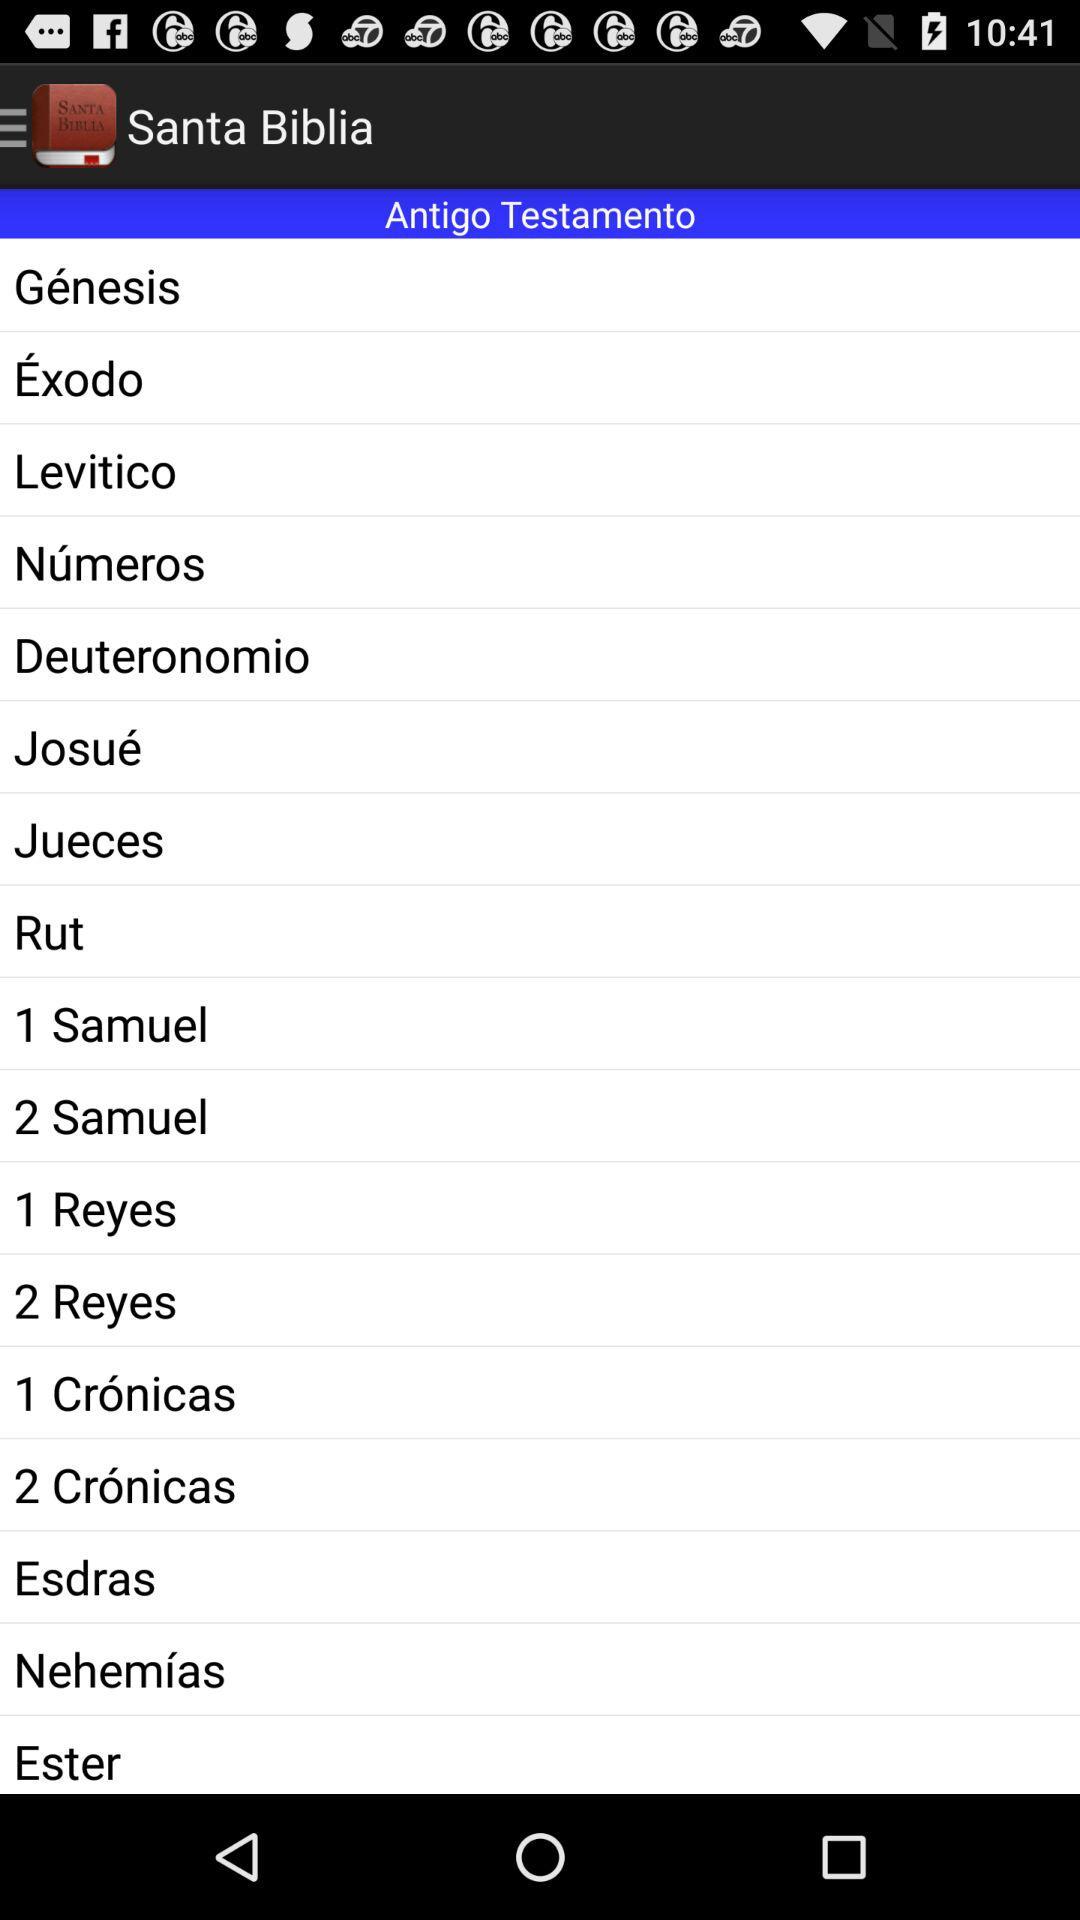 The width and height of the screenshot is (1080, 1920). Describe the element at coordinates (540, 1206) in the screenshot. I see `1 reyes app` at that location.